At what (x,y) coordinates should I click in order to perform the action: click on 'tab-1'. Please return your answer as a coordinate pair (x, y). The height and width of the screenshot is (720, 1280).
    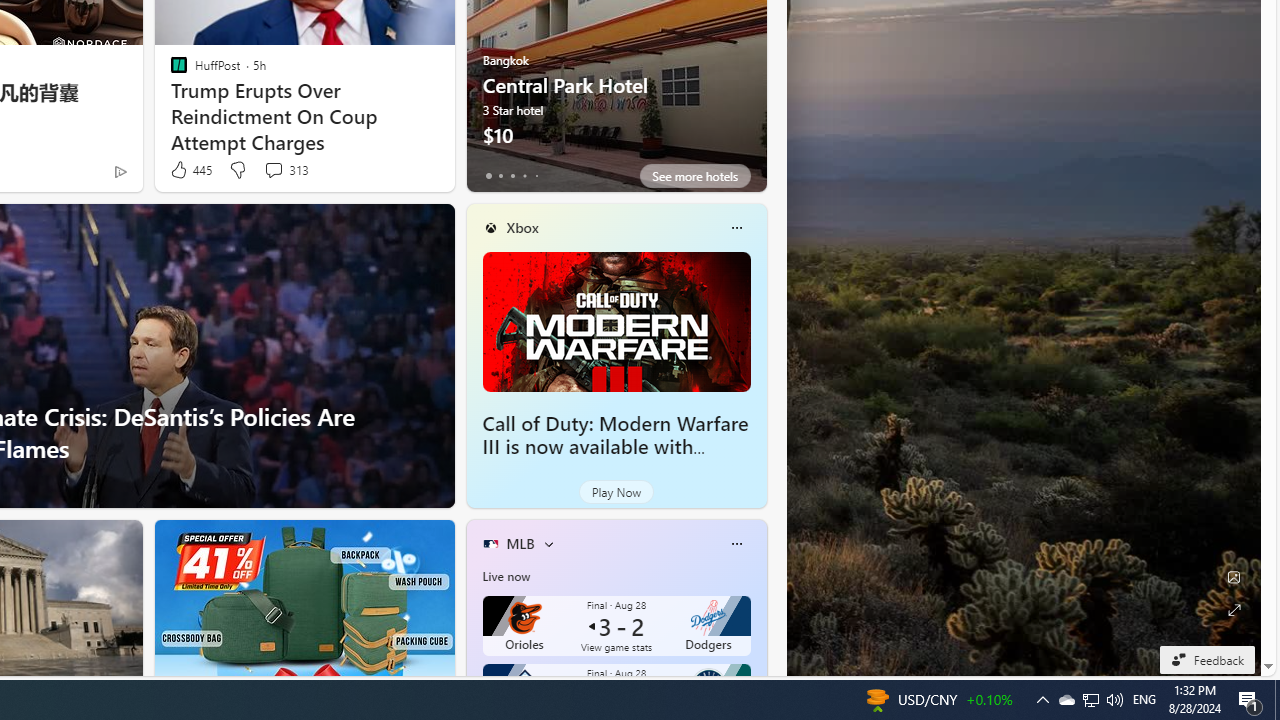
    Looking at the image, I should click on (500, 175).